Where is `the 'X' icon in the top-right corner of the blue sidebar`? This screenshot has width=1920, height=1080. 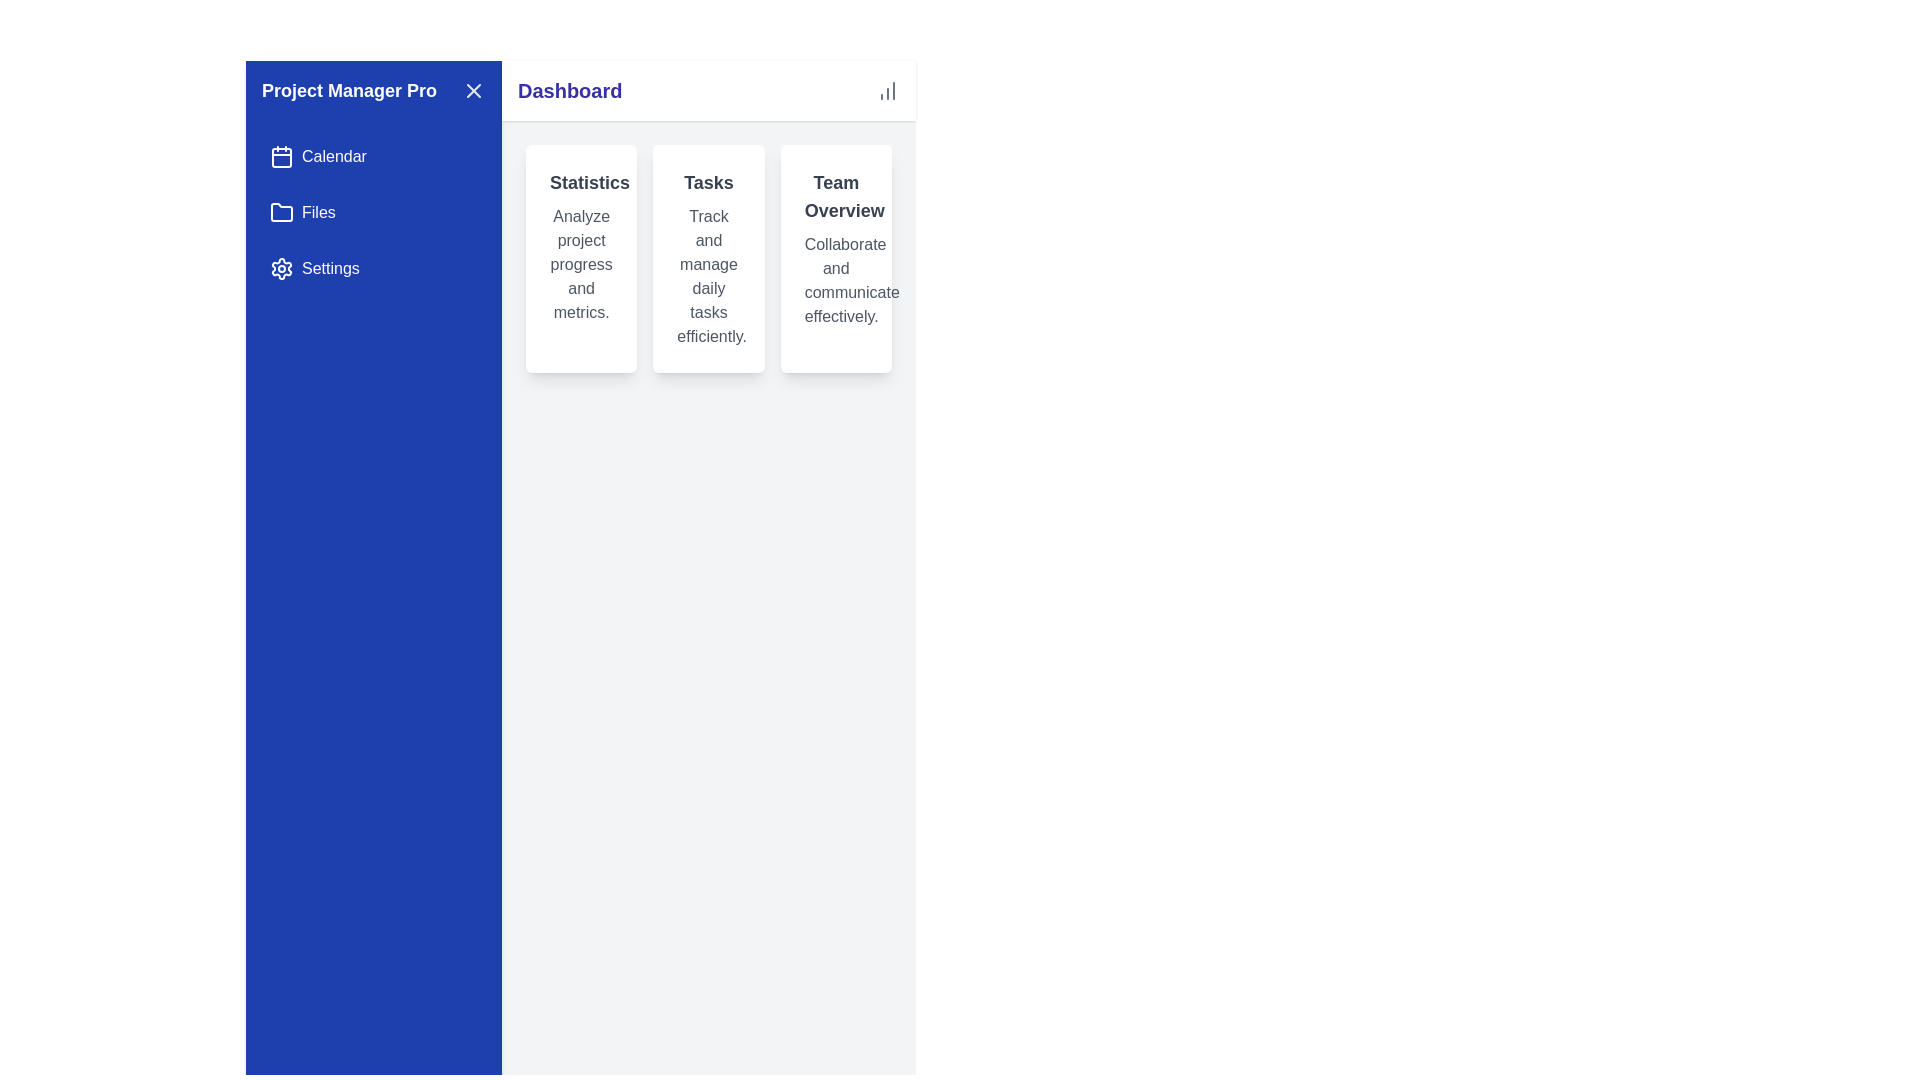
the 'X' icon in the top-right corner of the blue sidebar is located at coordinates (473, 91).